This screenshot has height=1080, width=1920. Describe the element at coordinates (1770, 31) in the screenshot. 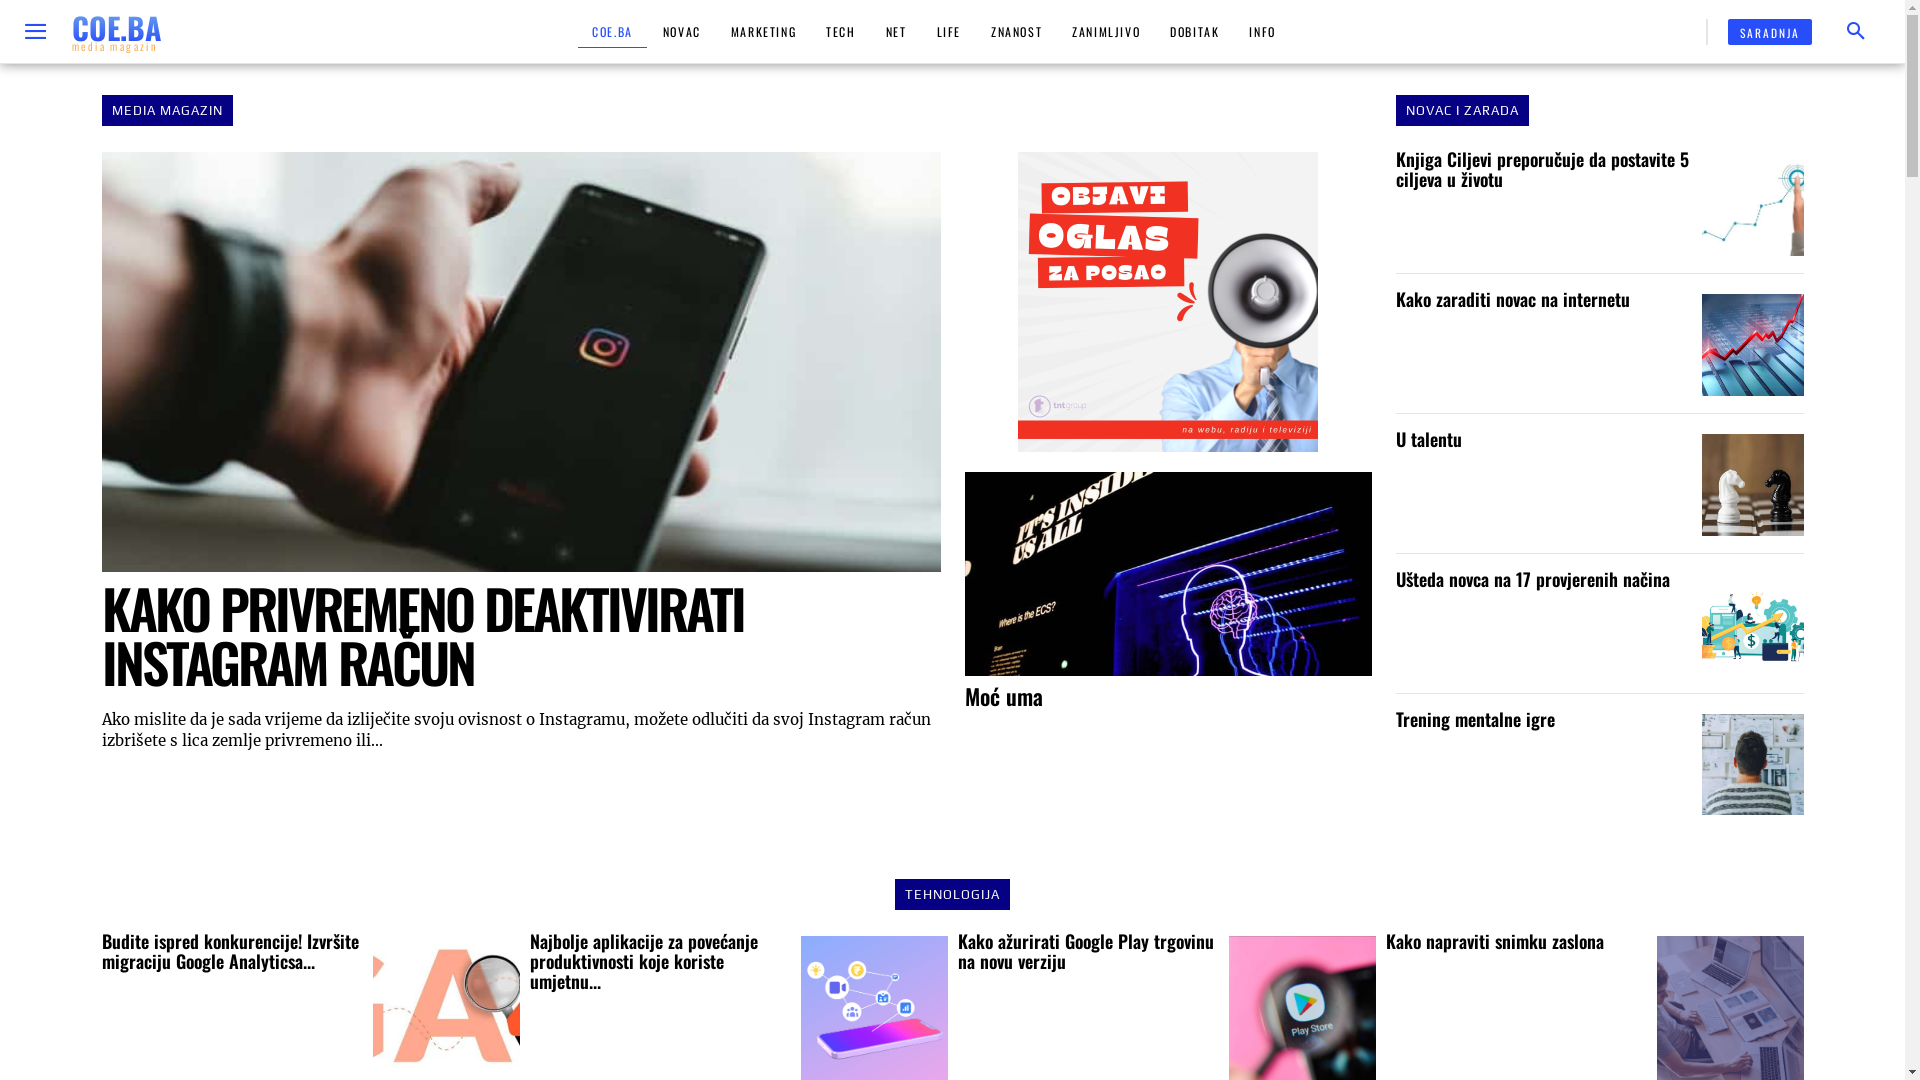

I see `'SARADNJA'` at that location.